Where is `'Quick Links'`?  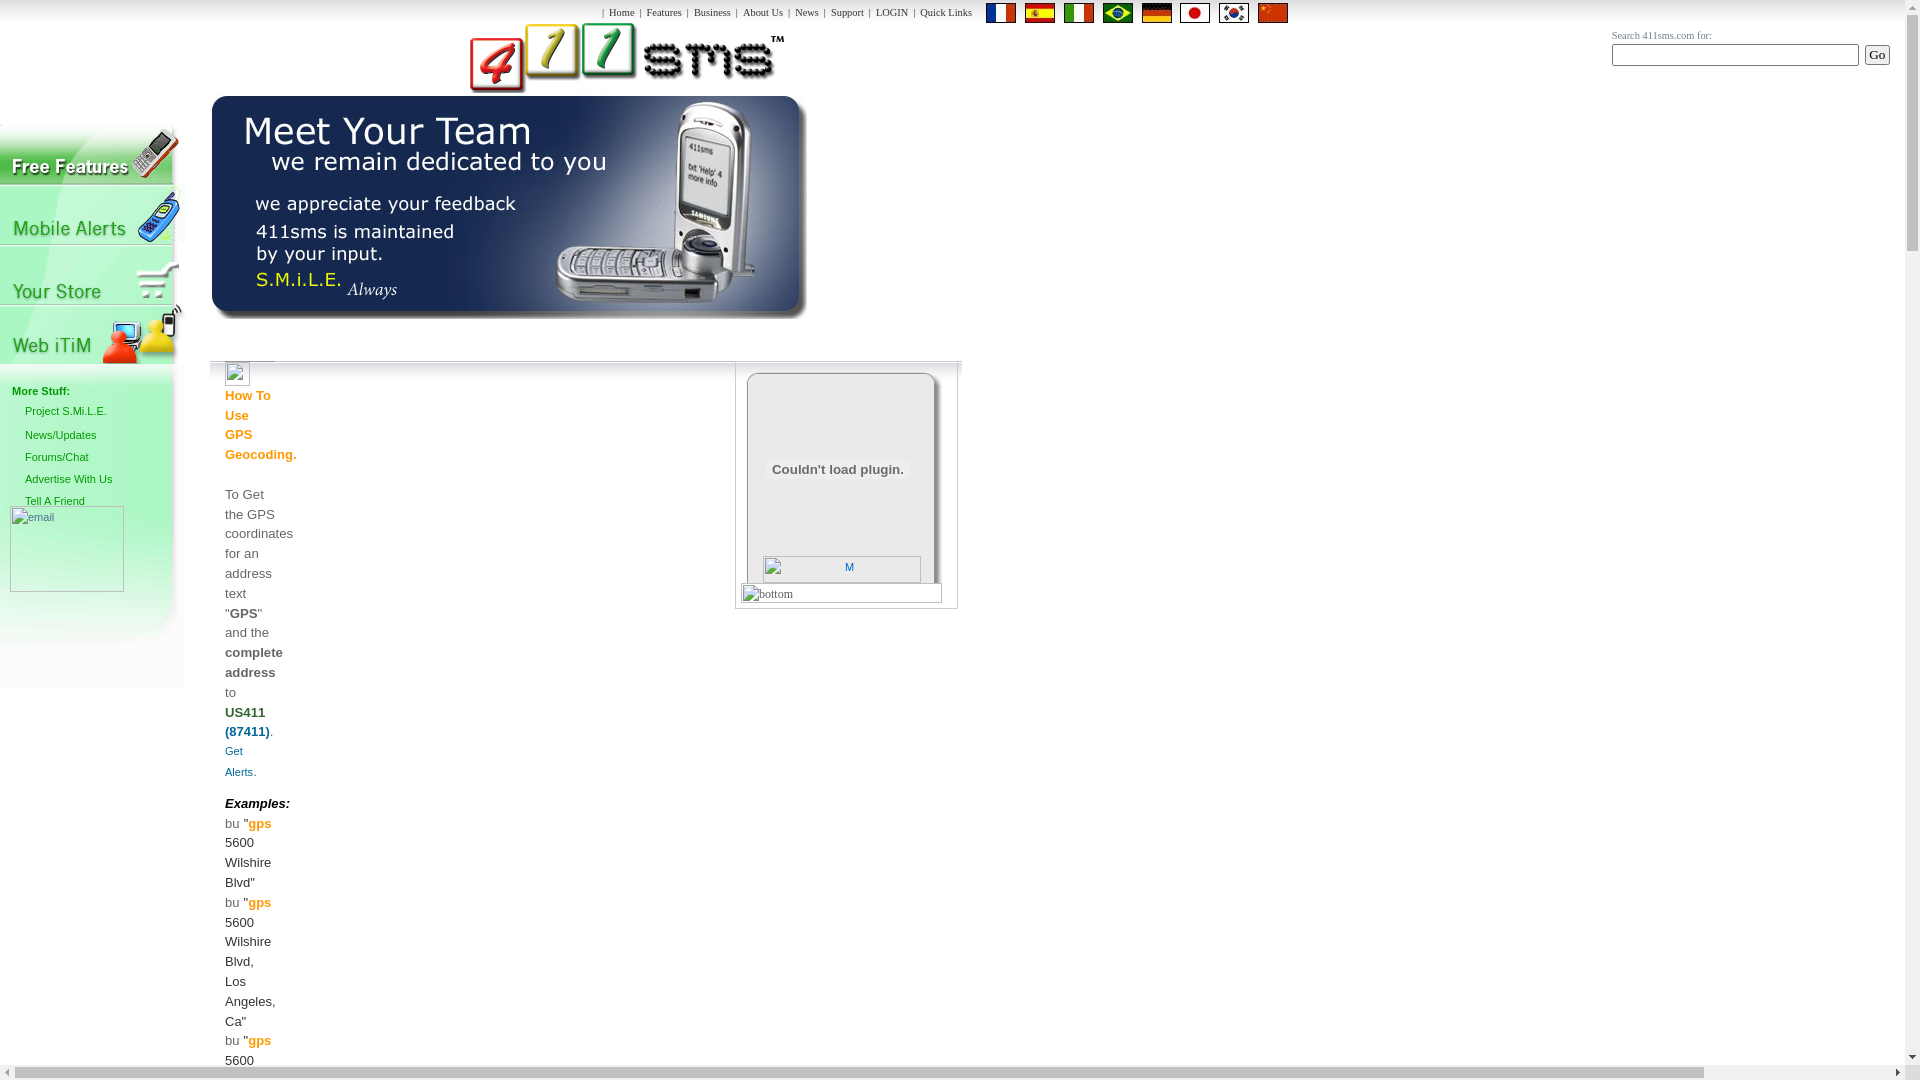
'Quick Links' is located at coordinates (944, 11).